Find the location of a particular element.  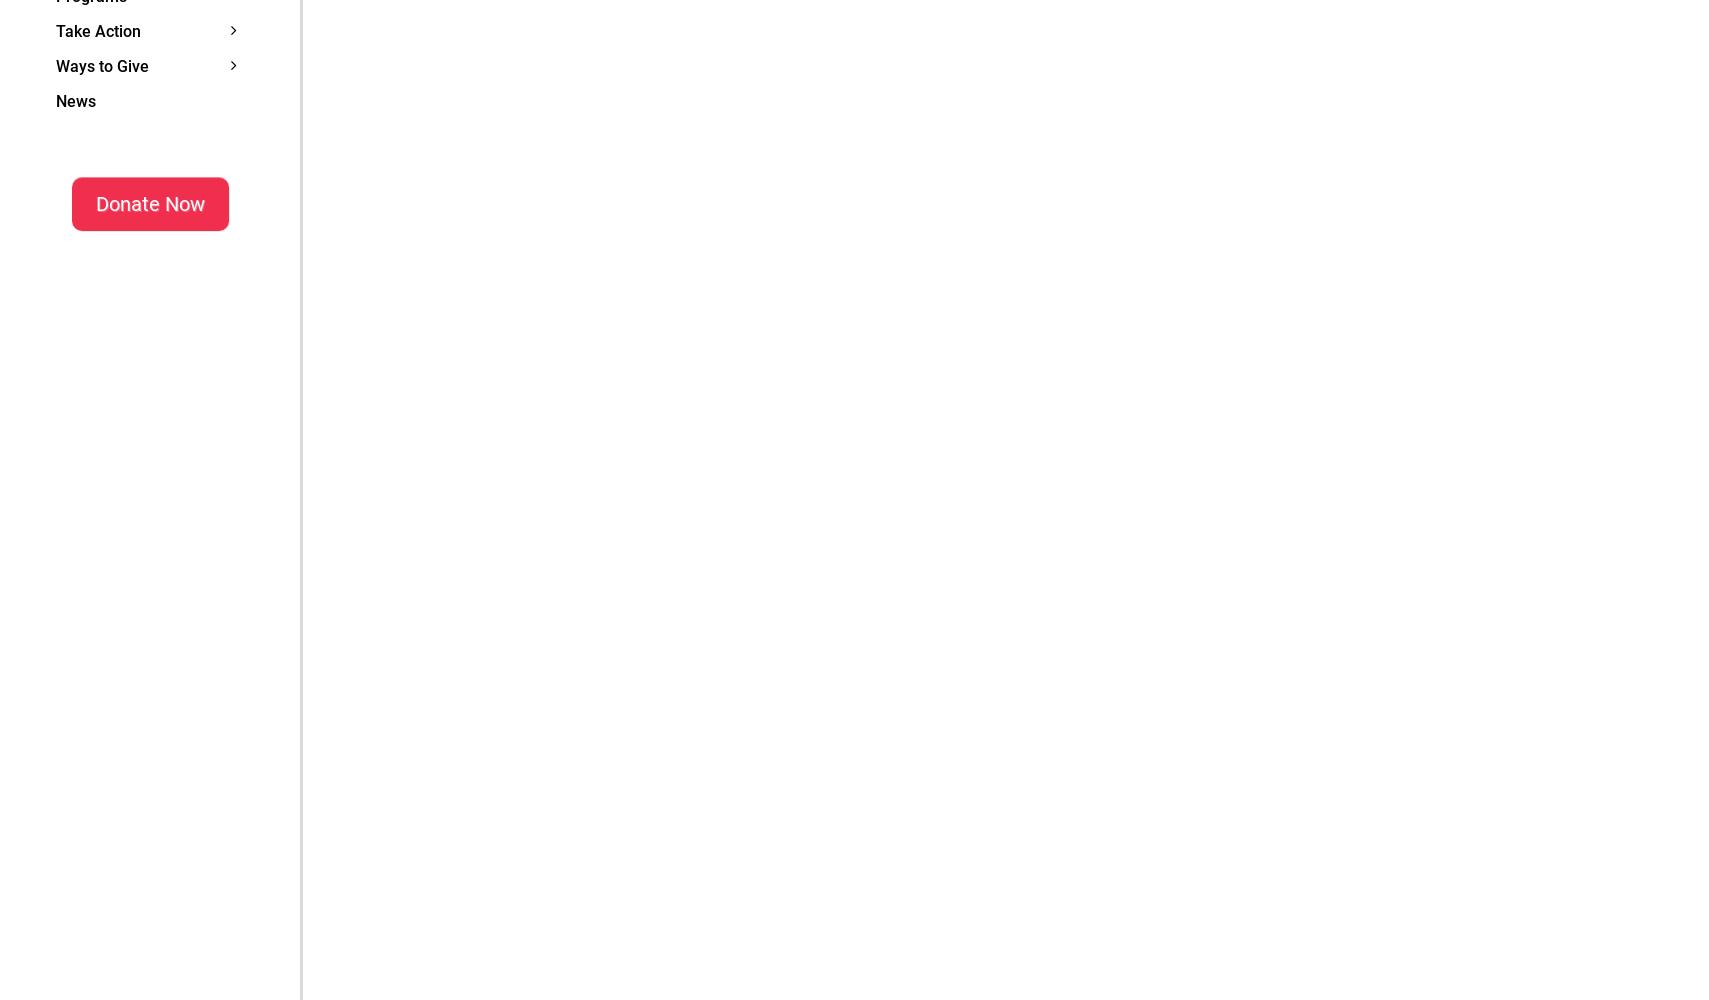

'Donate Now' is located at coordinates (94, 202).